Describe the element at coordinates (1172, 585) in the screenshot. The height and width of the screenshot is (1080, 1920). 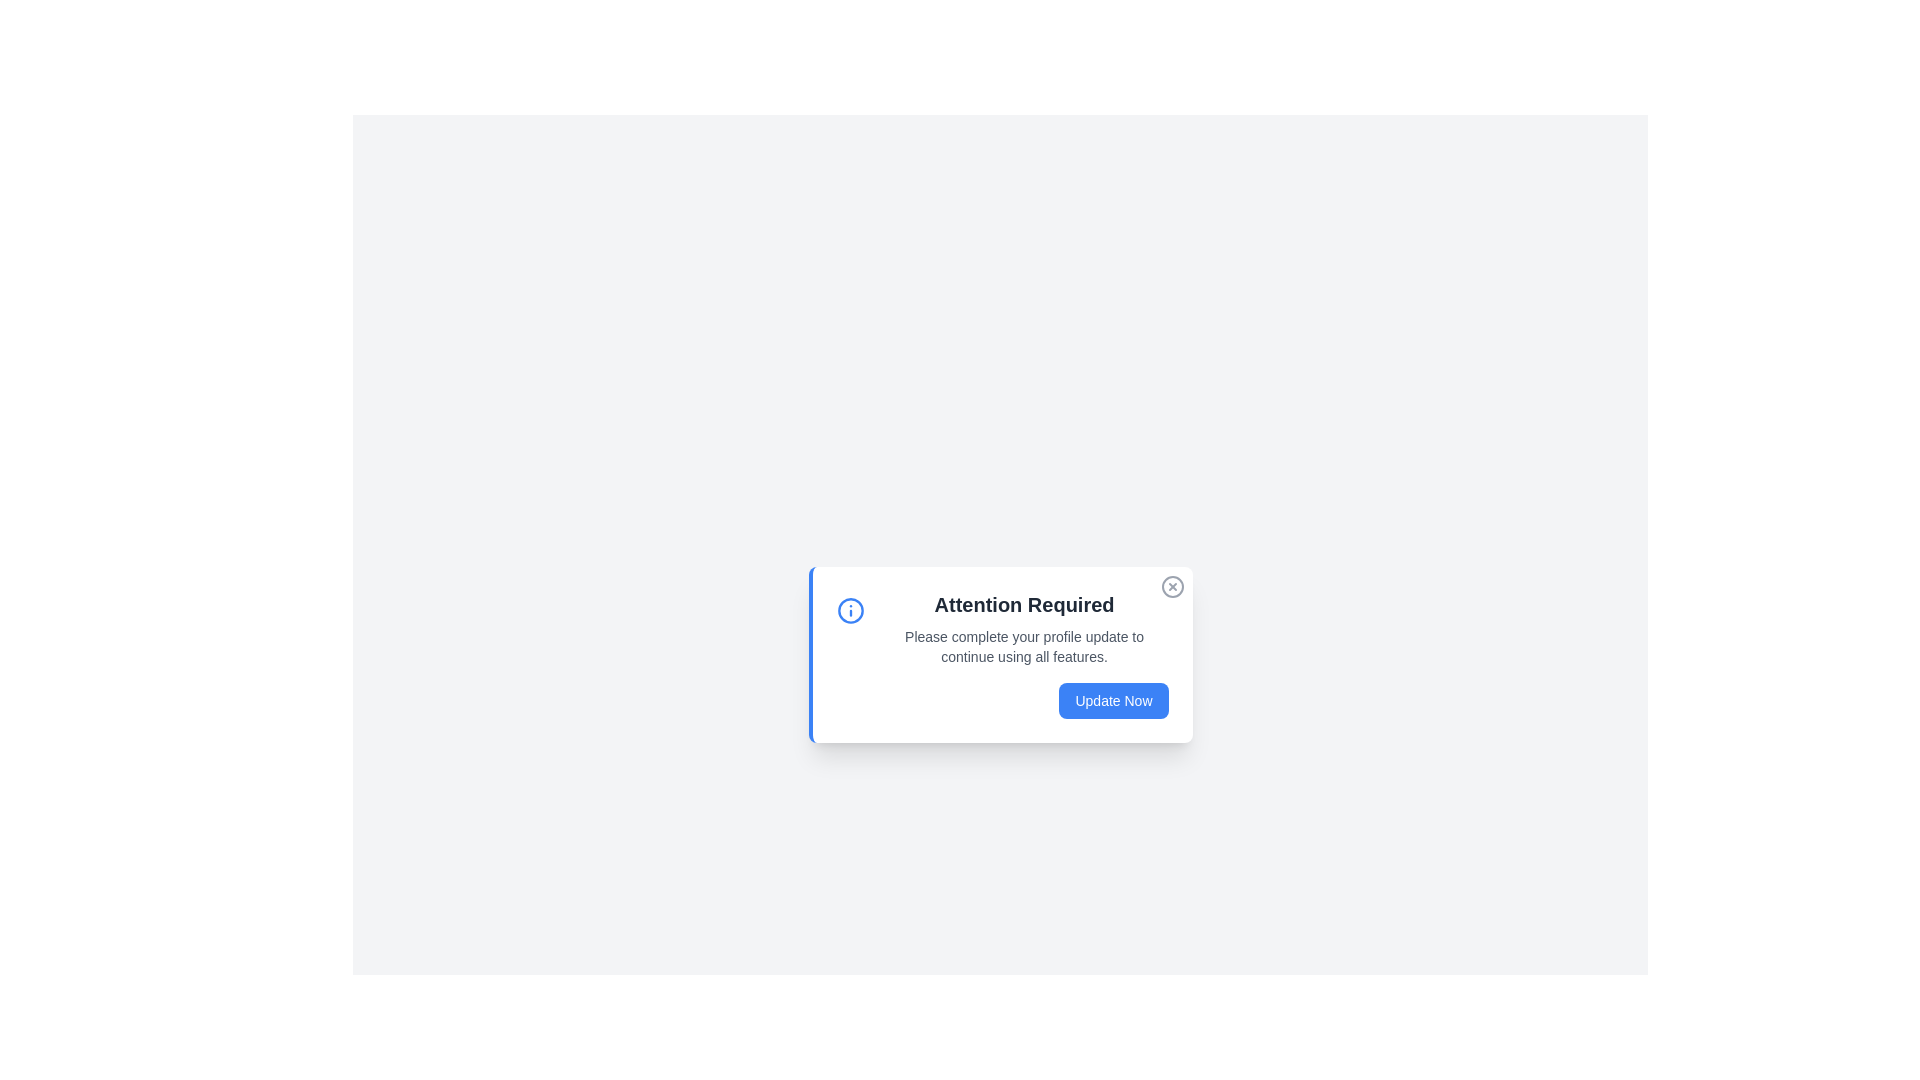
I see `the close button at the top-right corner of the alert` at that location.